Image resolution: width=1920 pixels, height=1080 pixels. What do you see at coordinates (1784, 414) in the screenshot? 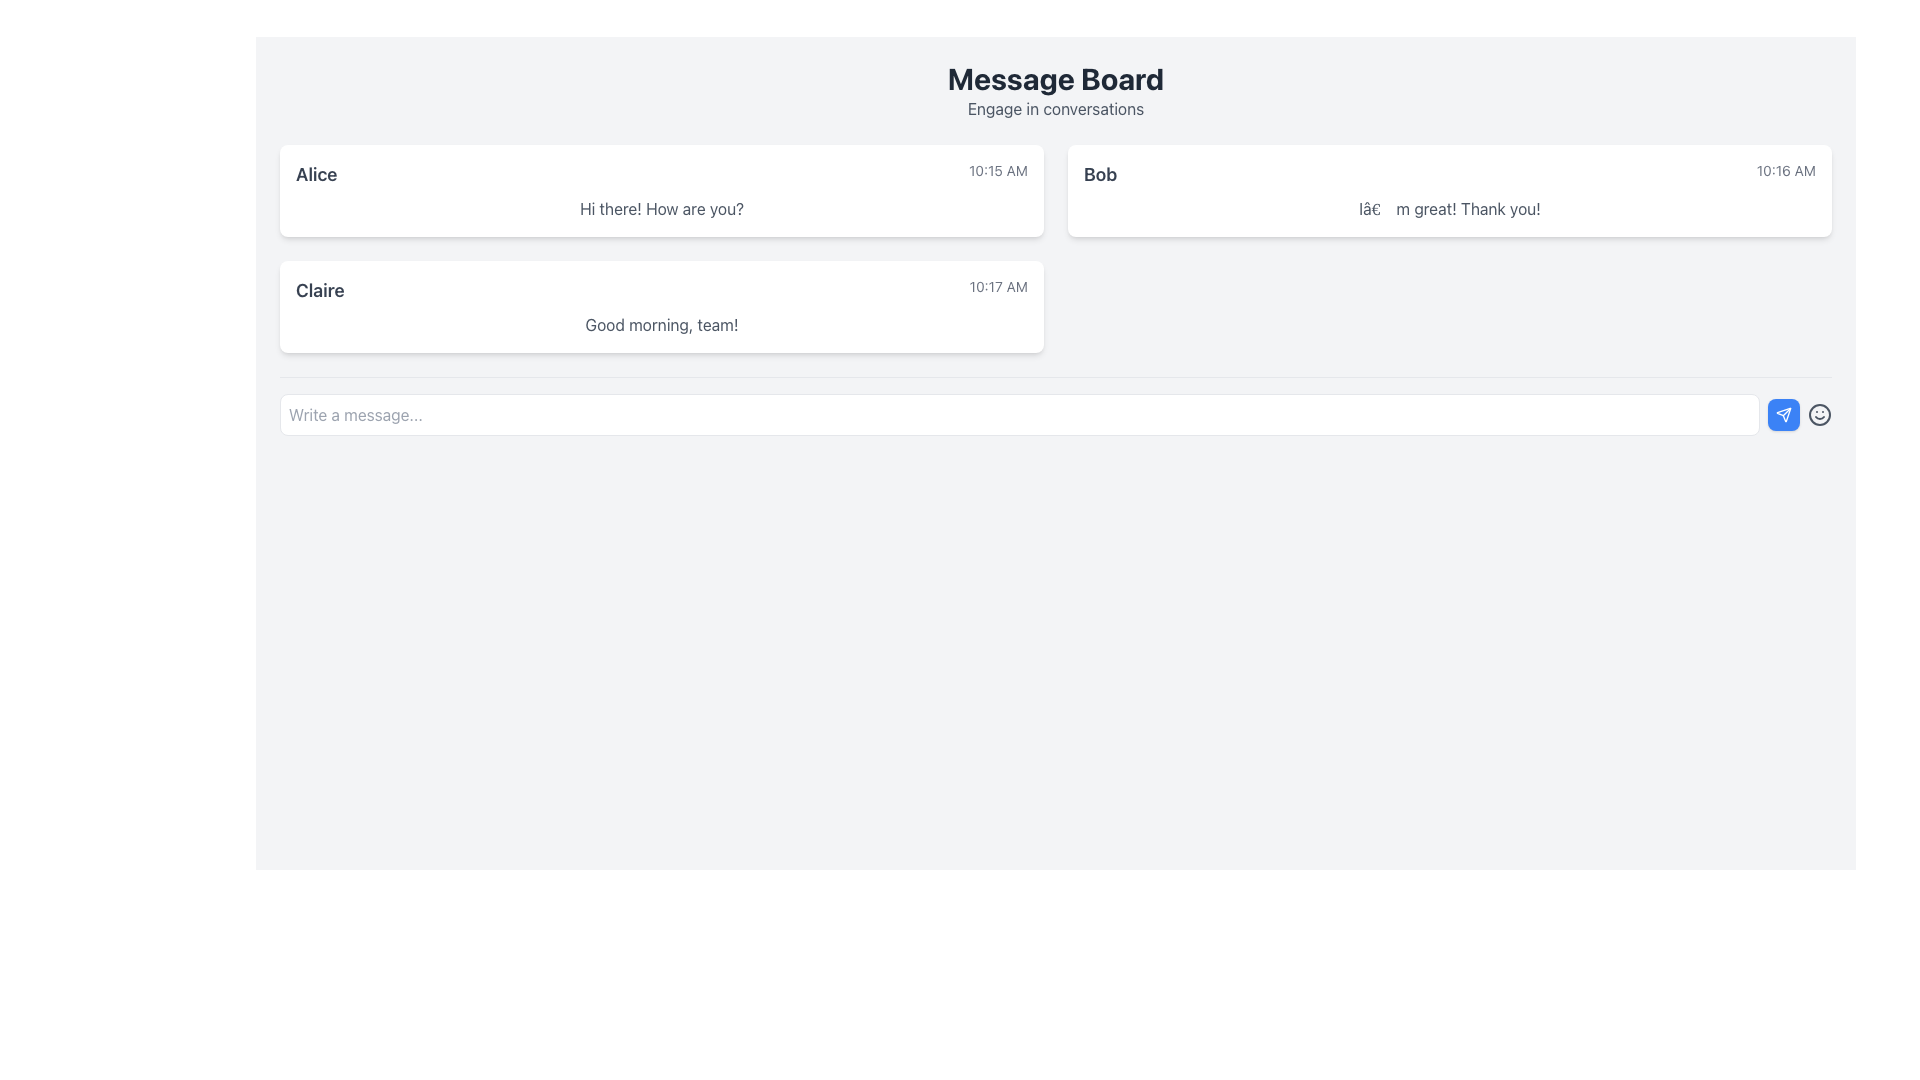
I see `the small, rounded-rectangle-shaped blue button with a paper airplane icon` at bounding box center [1784, 414].